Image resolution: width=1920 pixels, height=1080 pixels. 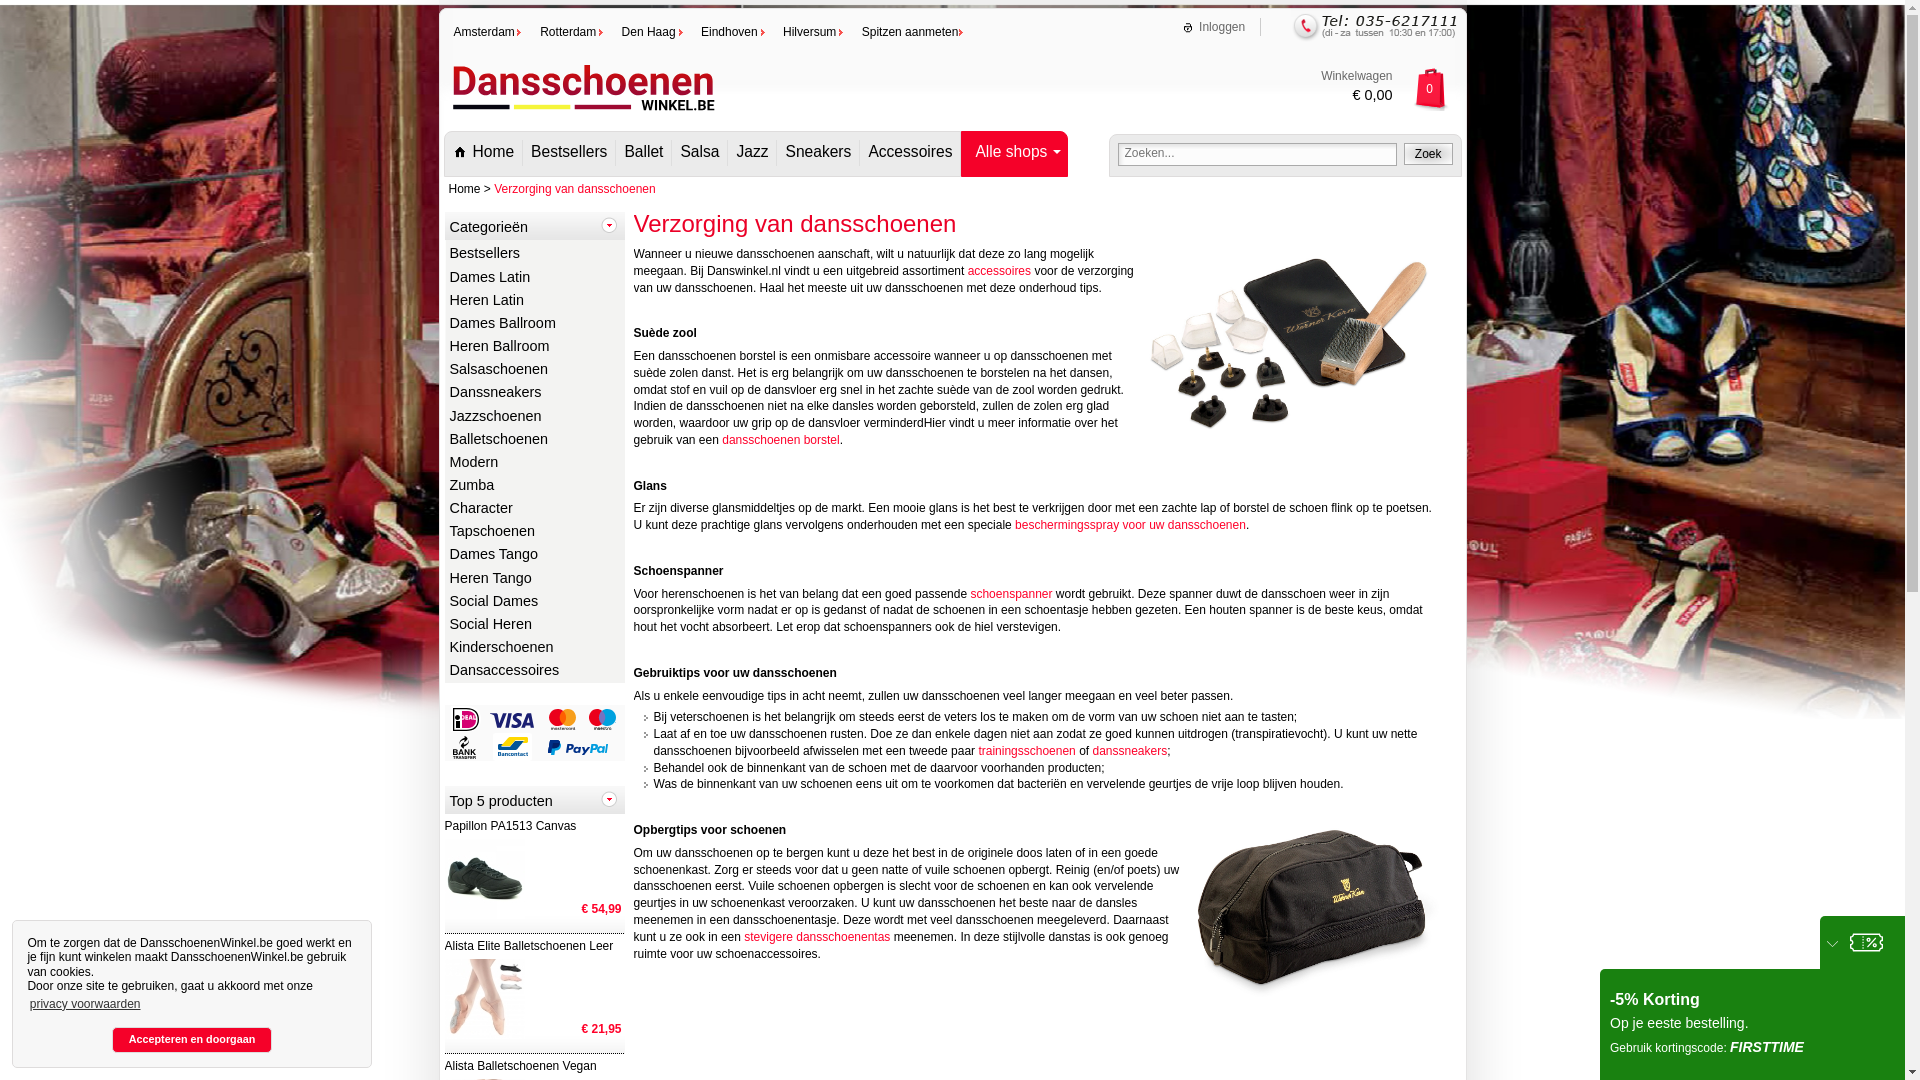 I want to click on 'Den Haag', so click(x=621, y=31).